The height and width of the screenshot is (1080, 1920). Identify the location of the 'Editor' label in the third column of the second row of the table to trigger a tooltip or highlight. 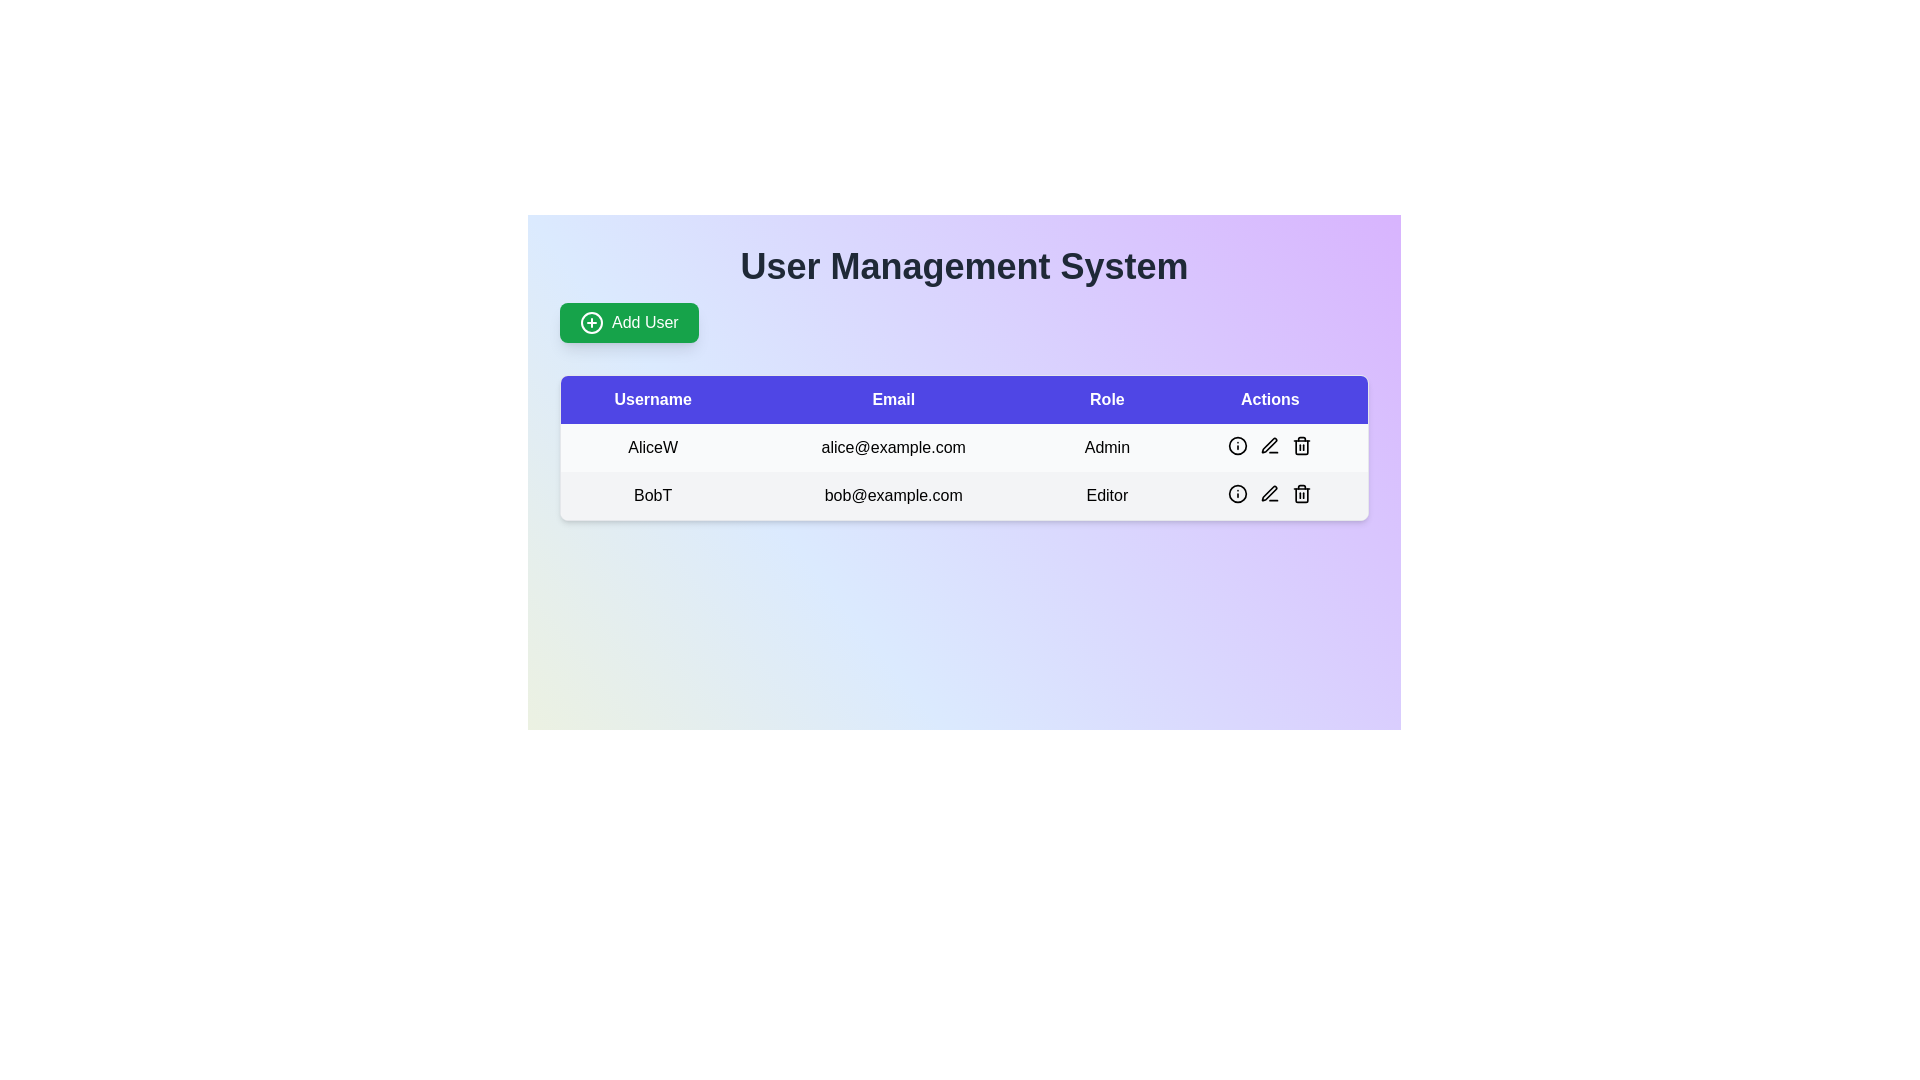
(1106, 495).